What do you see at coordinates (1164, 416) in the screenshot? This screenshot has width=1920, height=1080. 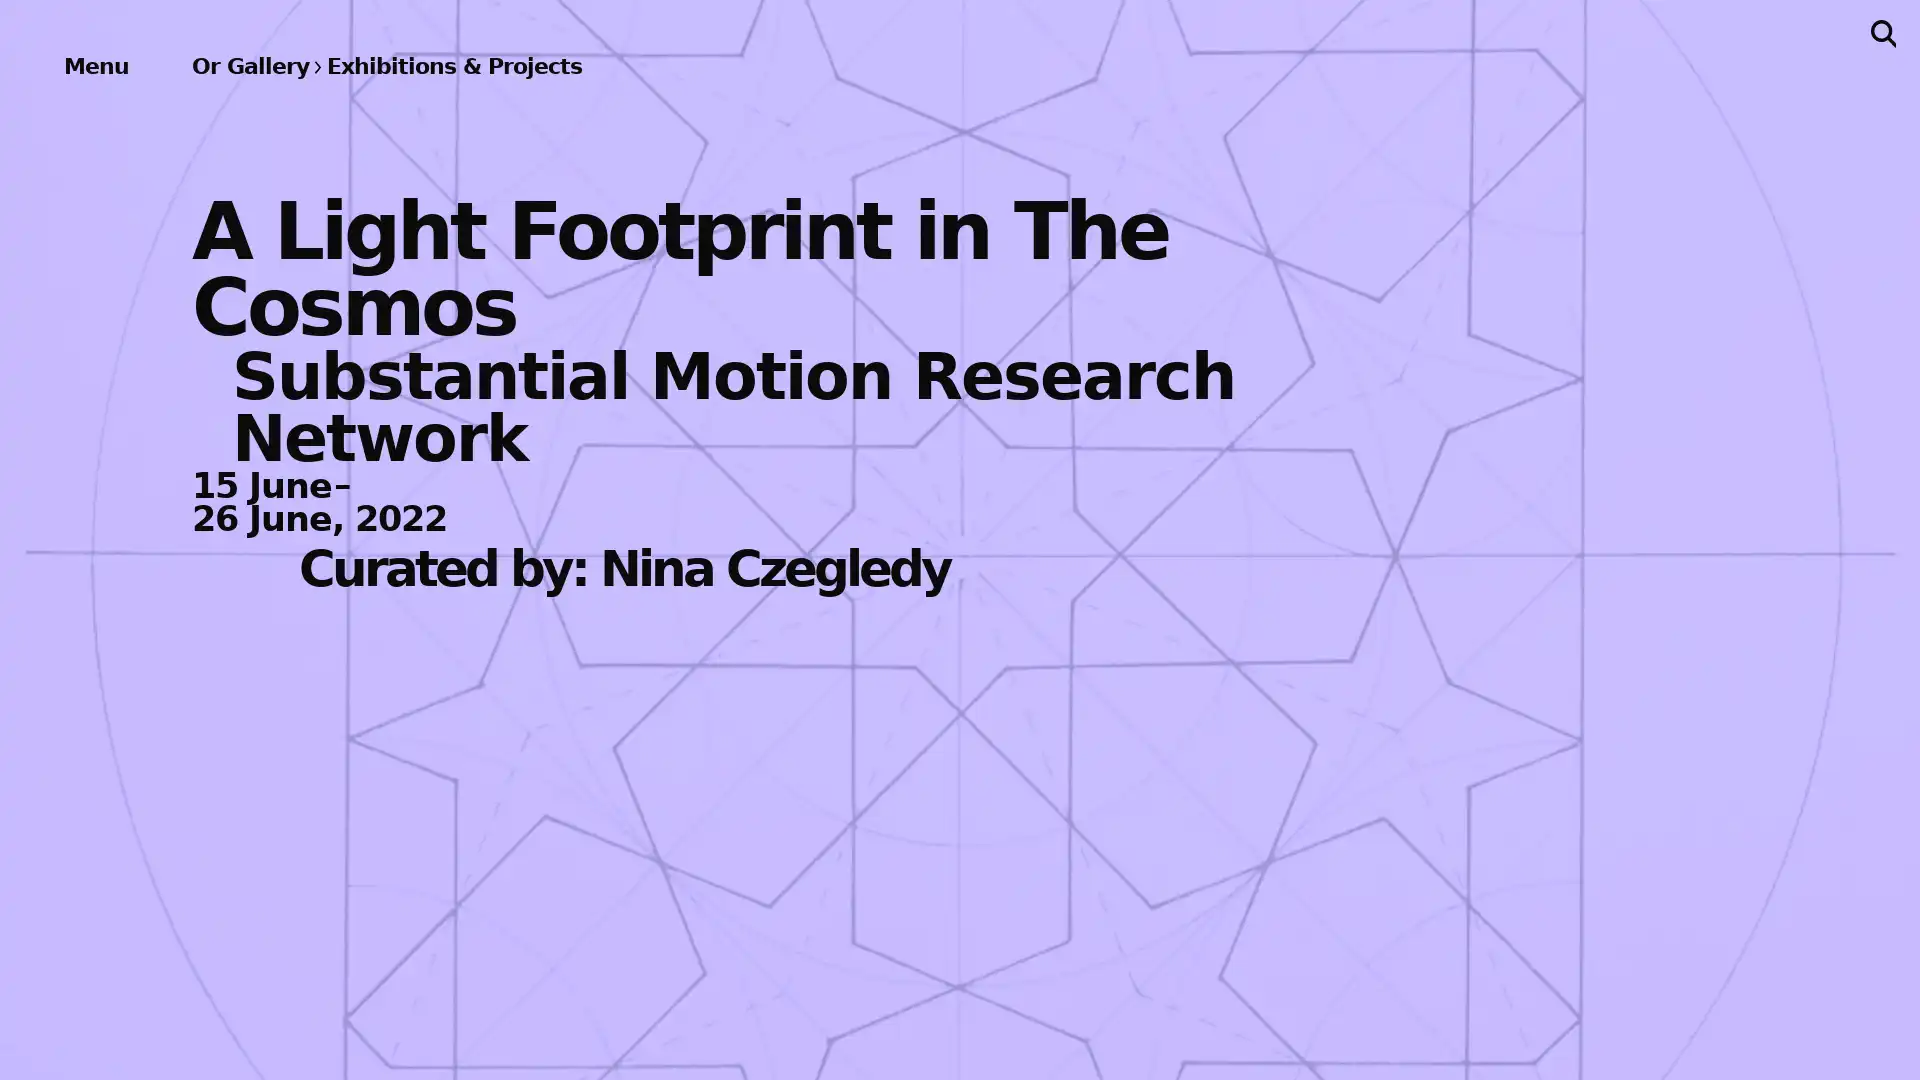 I see `Subscribe` at bounding box center [1164, 416].